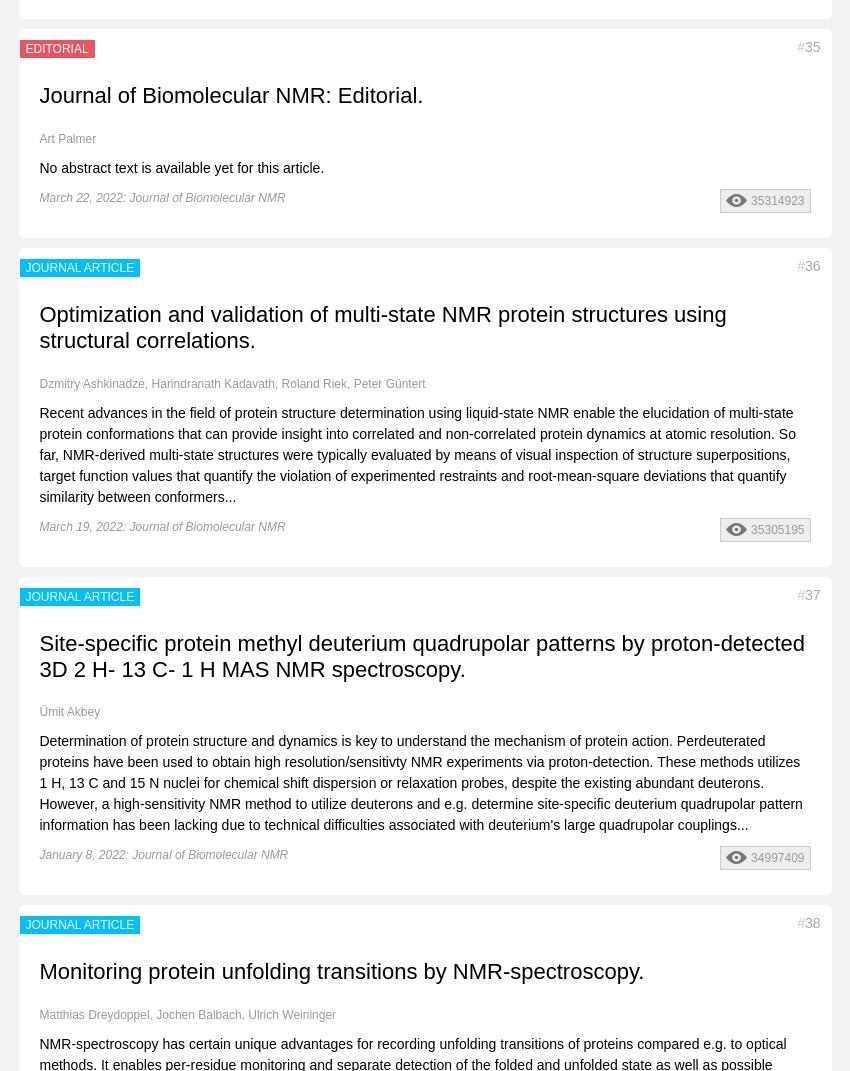 This screenshot has width=850, height=1071. Describe the element at coordinates (162, 195) in the screenshot. I see `'March 22, 2022: Journal of Biomolecular NMR'` at that location.